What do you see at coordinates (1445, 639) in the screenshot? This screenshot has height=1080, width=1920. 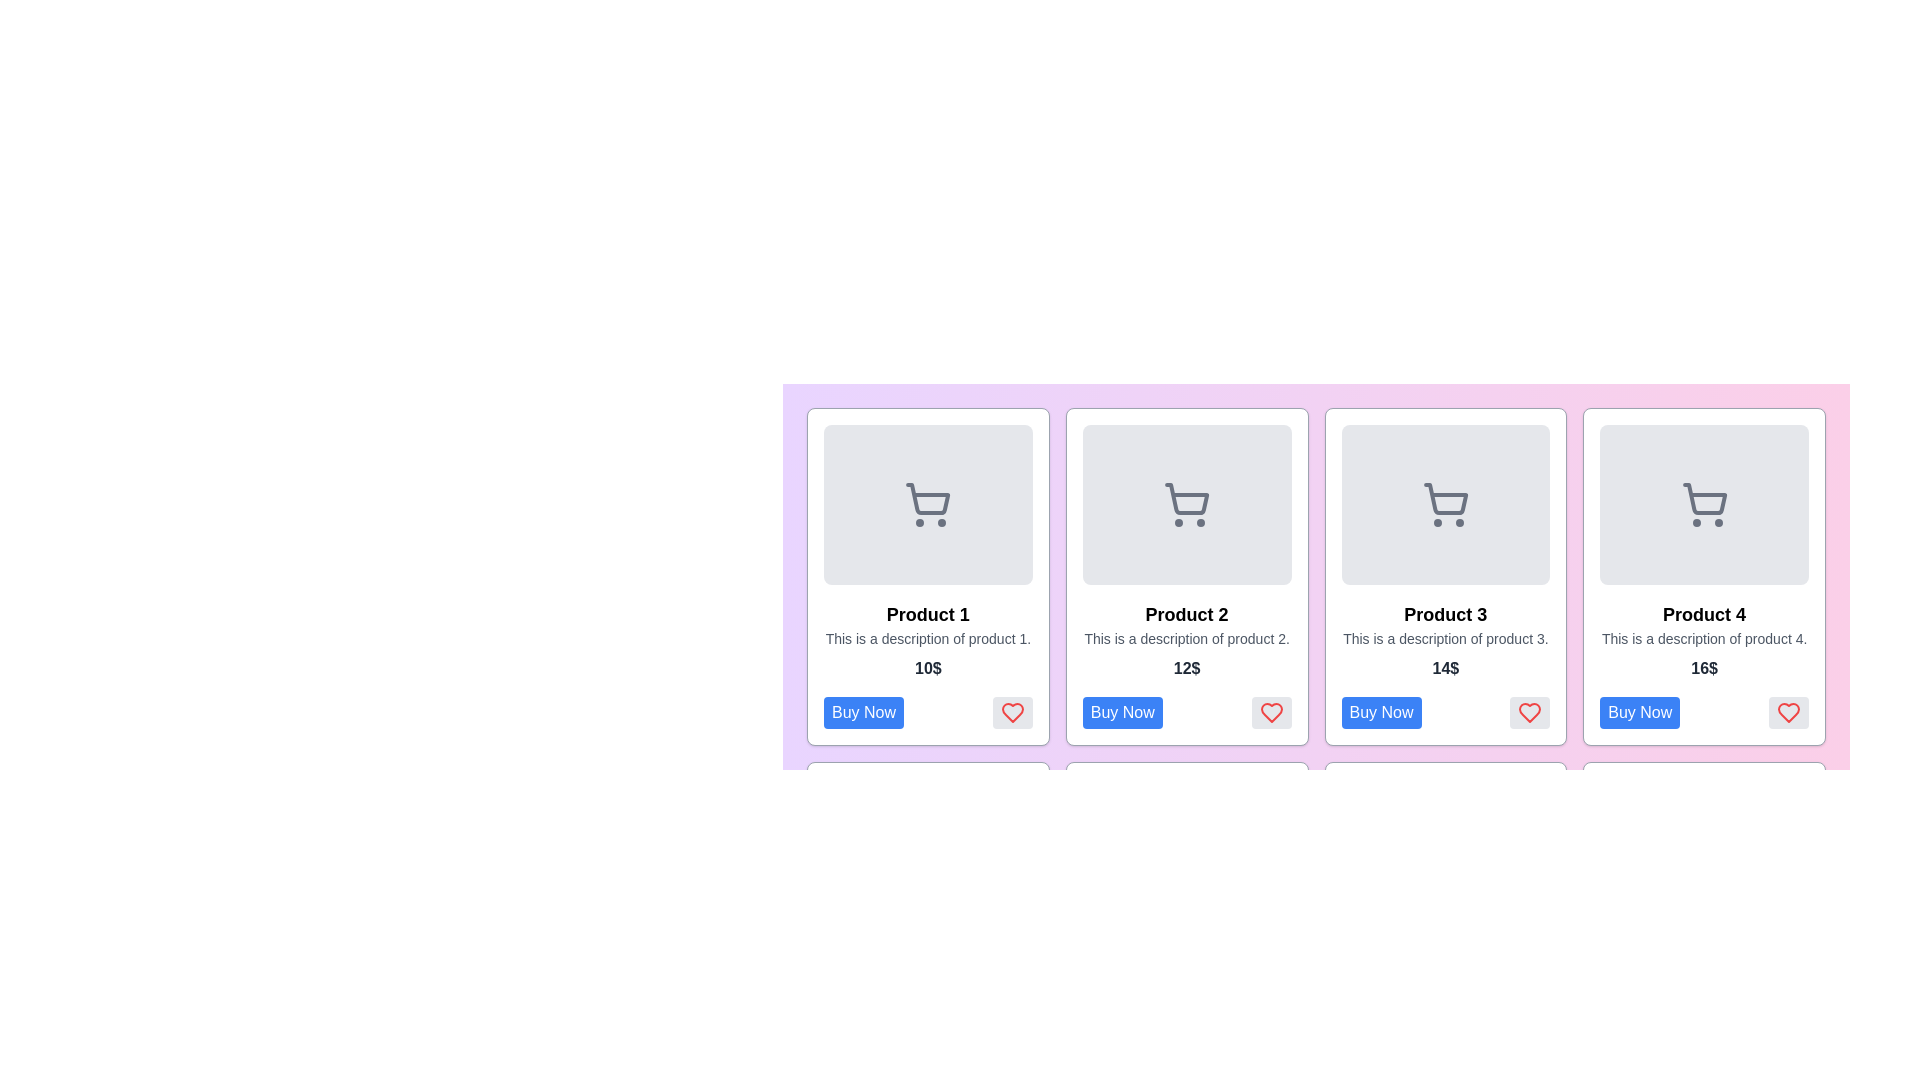 I see `description text "This is a description of product 3." located below the title "Product 3" and above the price "$14" in the third product card` at bounding box center [1445, 639].